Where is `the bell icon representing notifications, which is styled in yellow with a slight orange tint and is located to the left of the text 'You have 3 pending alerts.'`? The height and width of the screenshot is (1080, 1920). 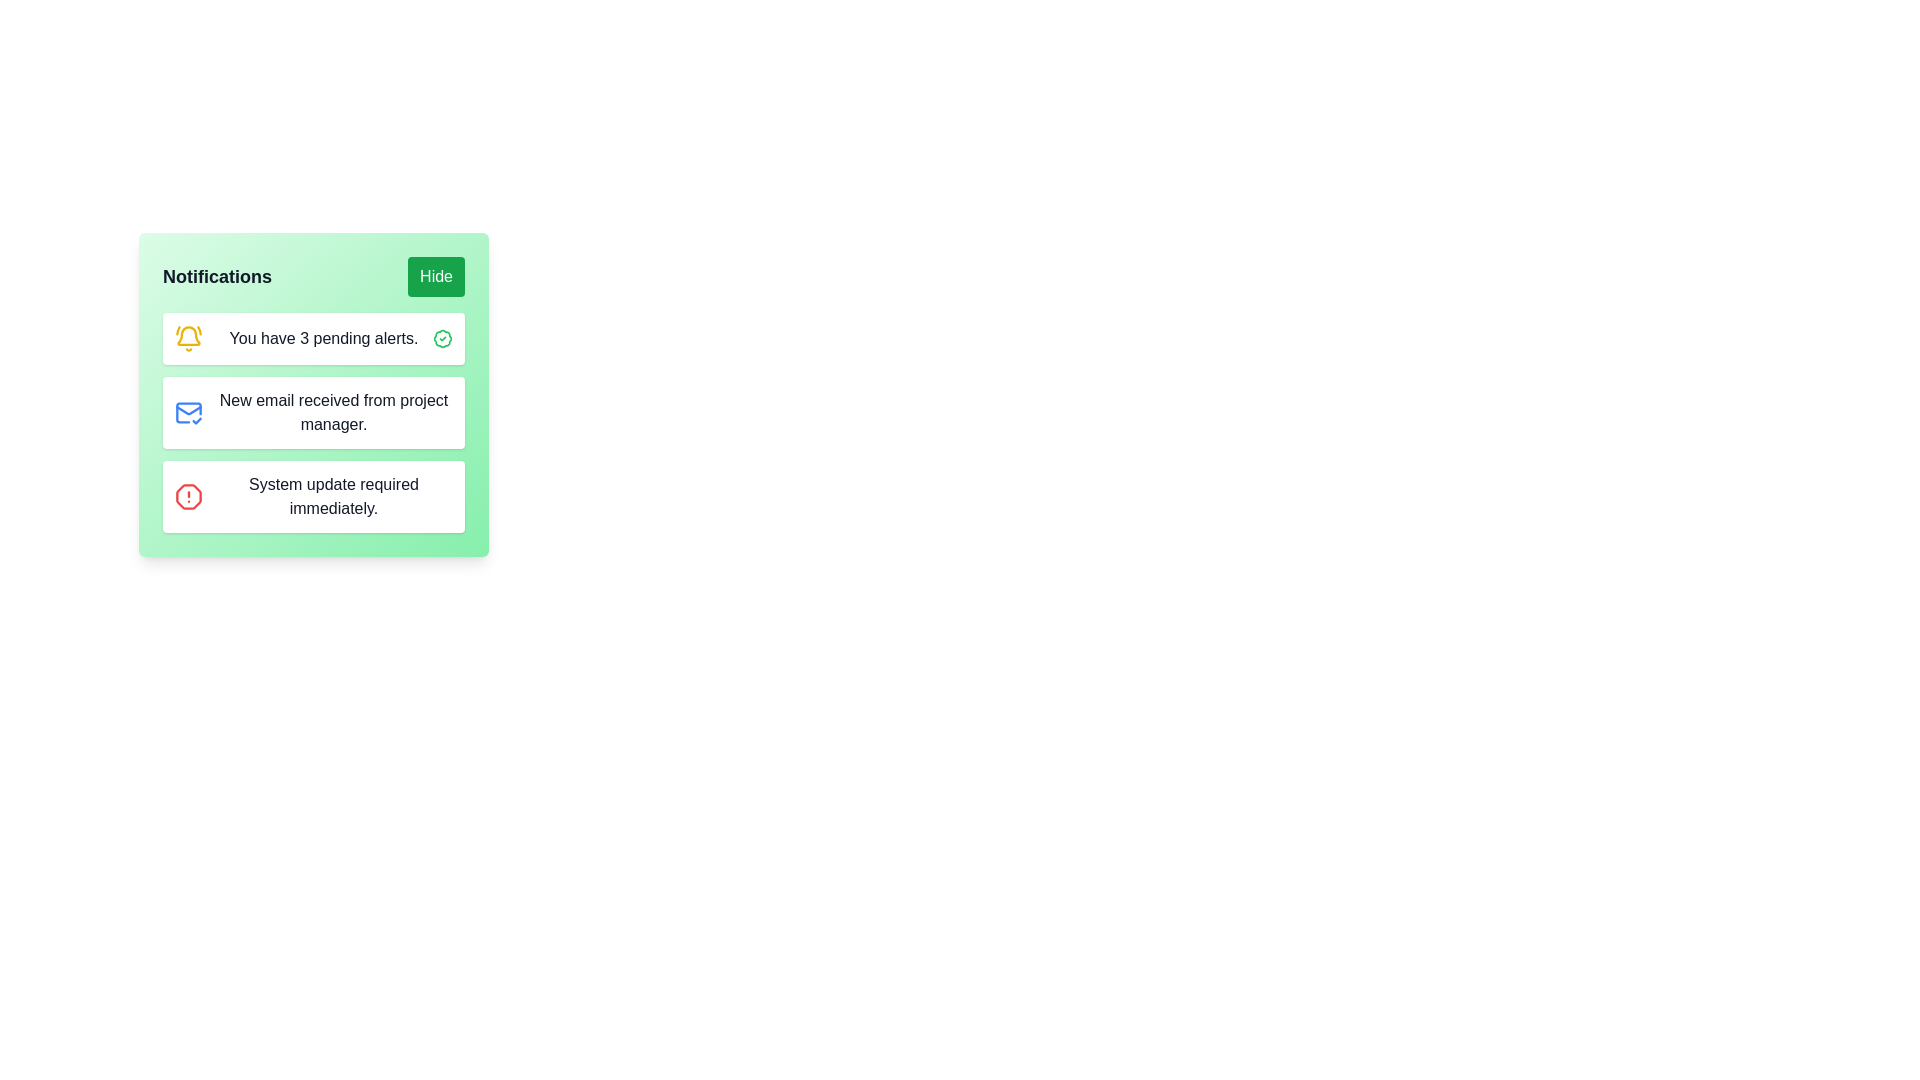
the bell icon representing notifications, which is styled in yellow with a slight orange tint and is located to the left of the text 'You have 3 pending alerts.' is located at coordinates (188, 338).